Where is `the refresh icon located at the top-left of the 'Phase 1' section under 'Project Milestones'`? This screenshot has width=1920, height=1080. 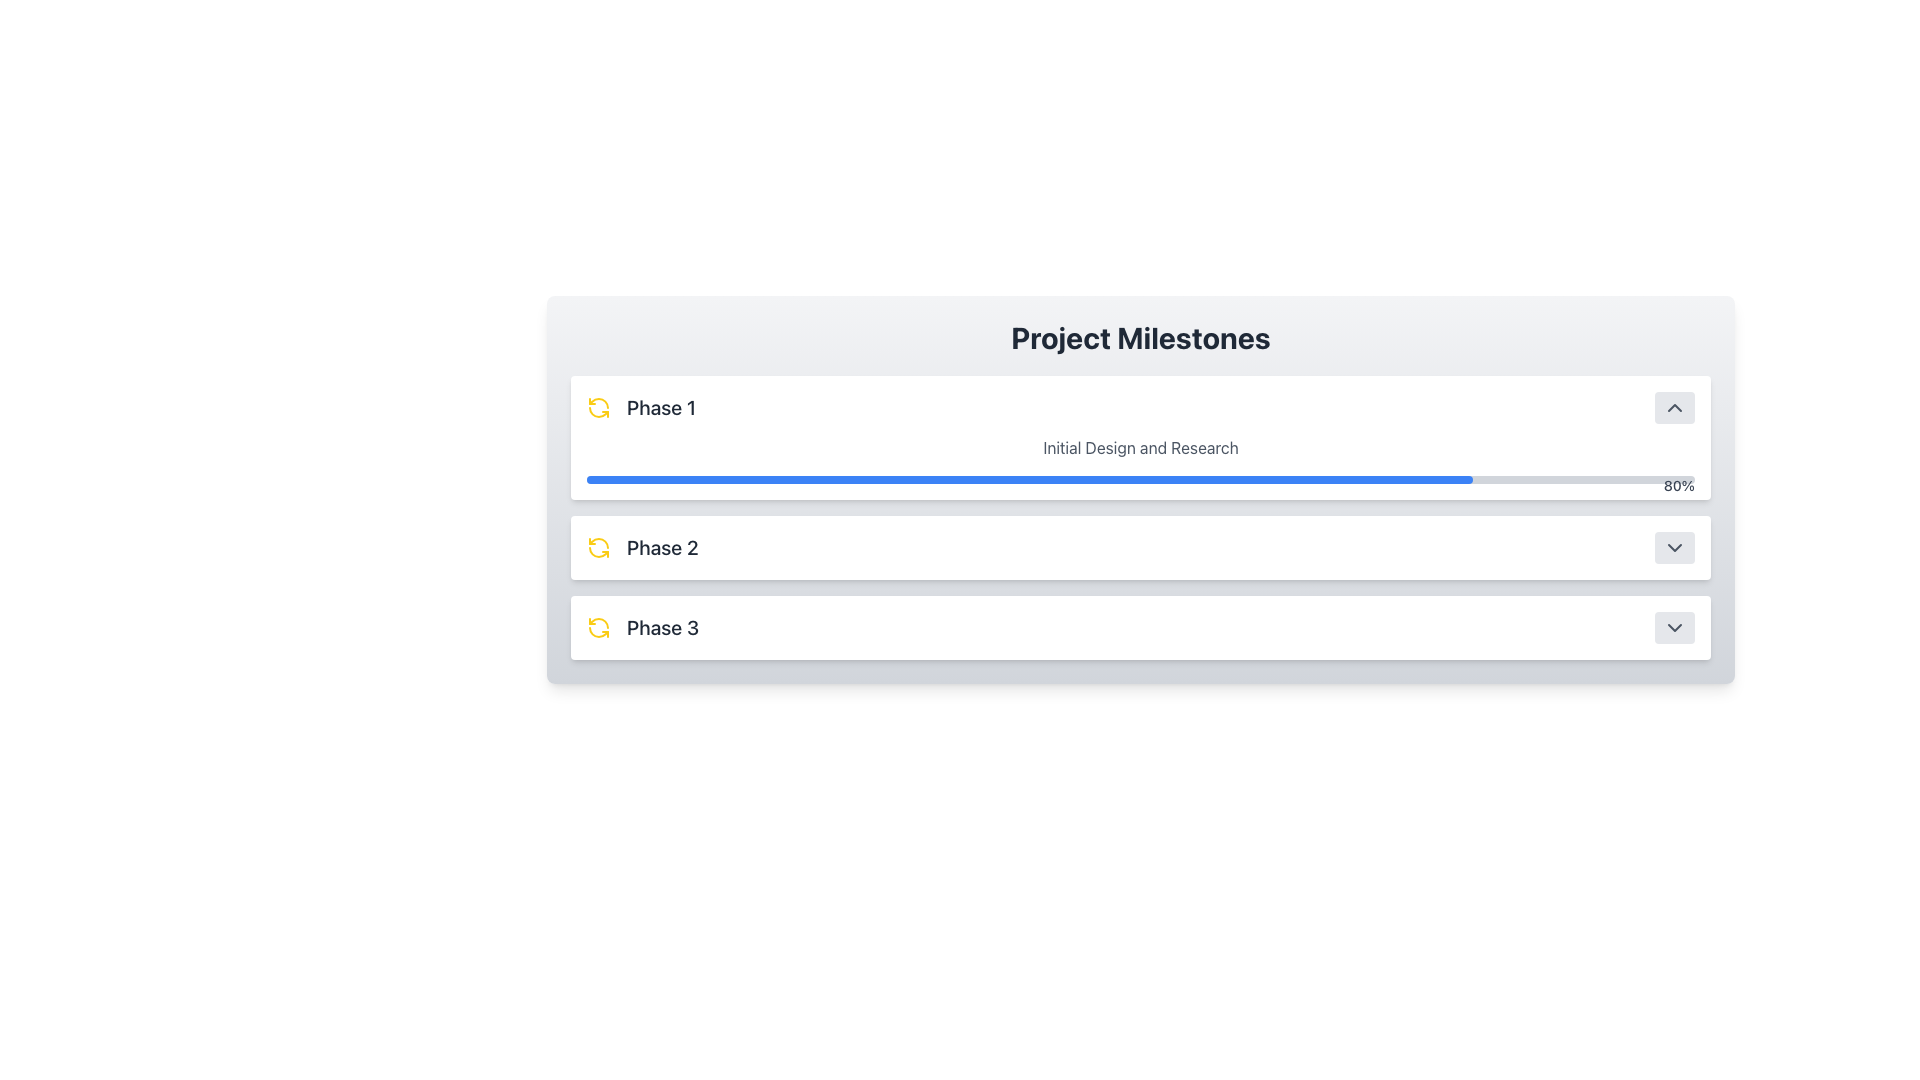 the refresh icon located at the top-left of the 'Phase 1' section under 'Project Milestones' is located at coordinates (598, 407).